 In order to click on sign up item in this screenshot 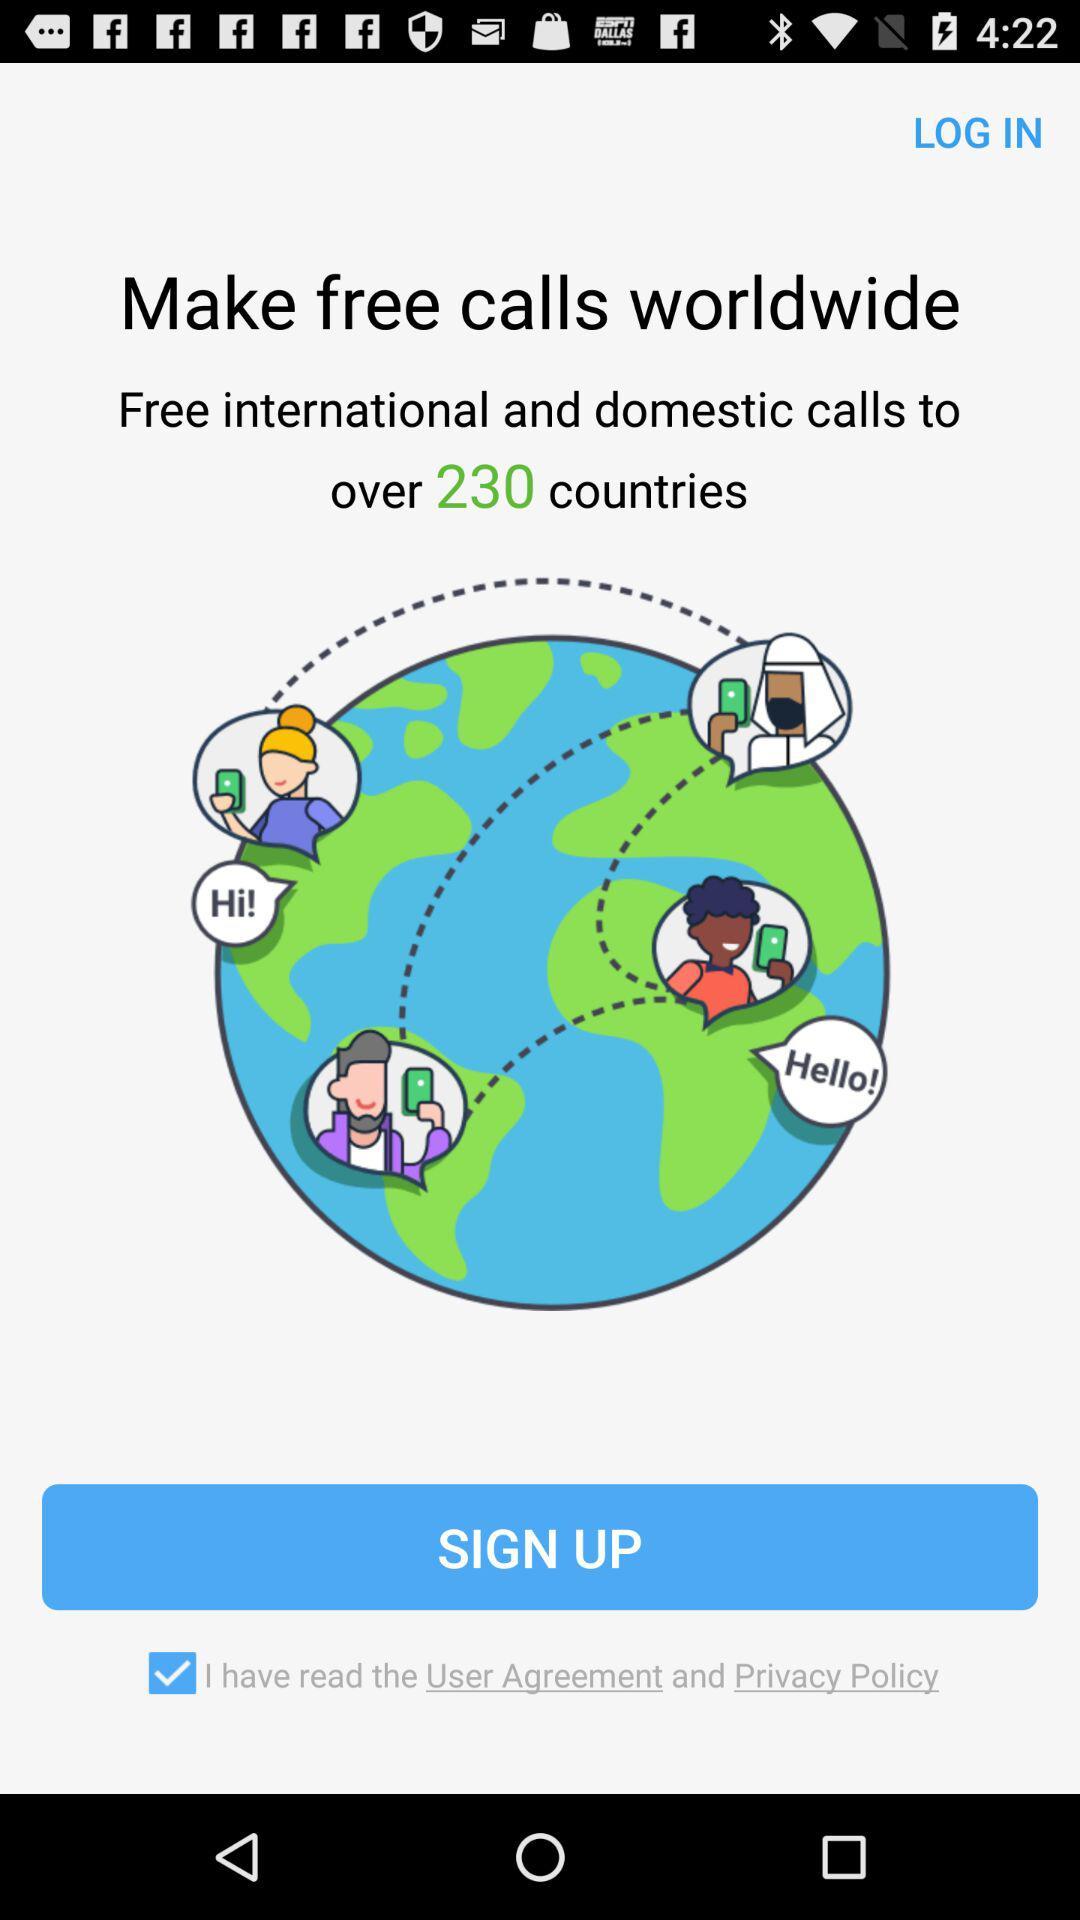, I will do `click(540, 1546)`.